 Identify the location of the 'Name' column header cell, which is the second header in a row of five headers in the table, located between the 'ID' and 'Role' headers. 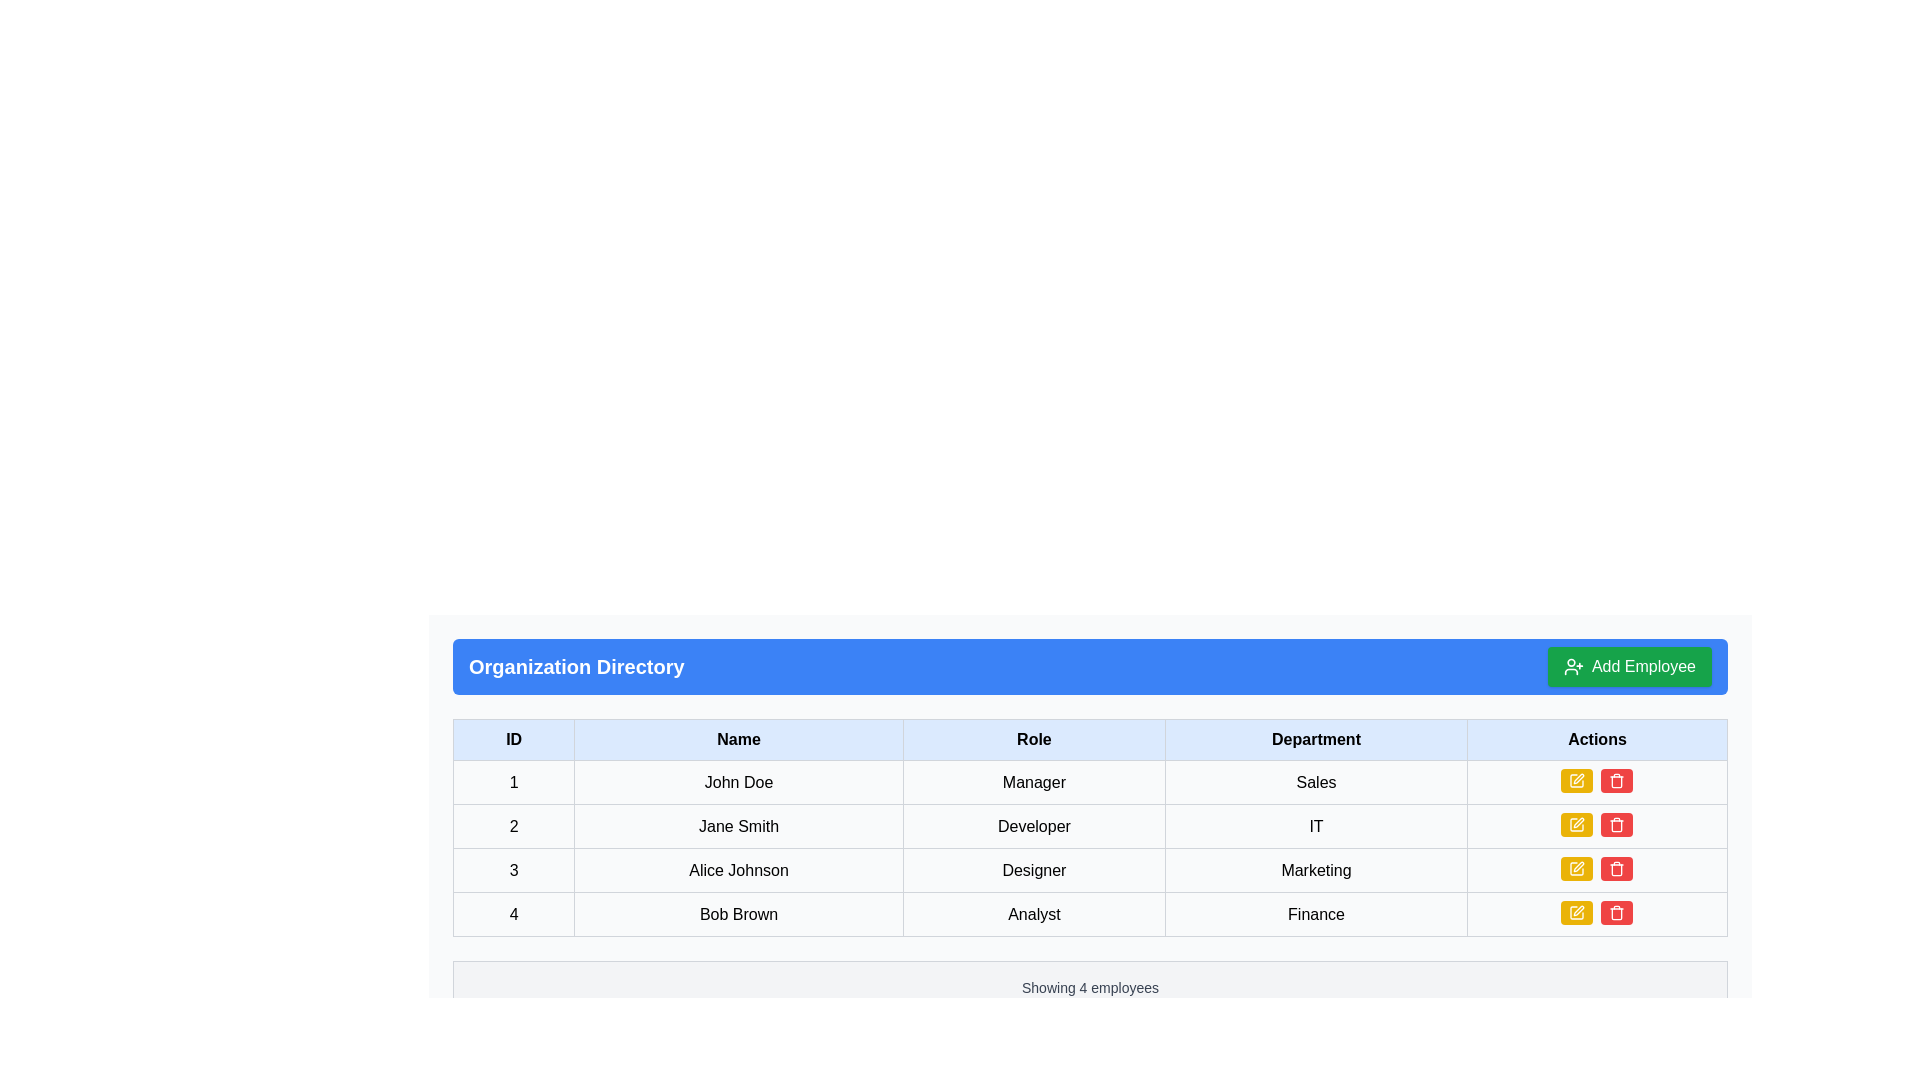
(738, 740).